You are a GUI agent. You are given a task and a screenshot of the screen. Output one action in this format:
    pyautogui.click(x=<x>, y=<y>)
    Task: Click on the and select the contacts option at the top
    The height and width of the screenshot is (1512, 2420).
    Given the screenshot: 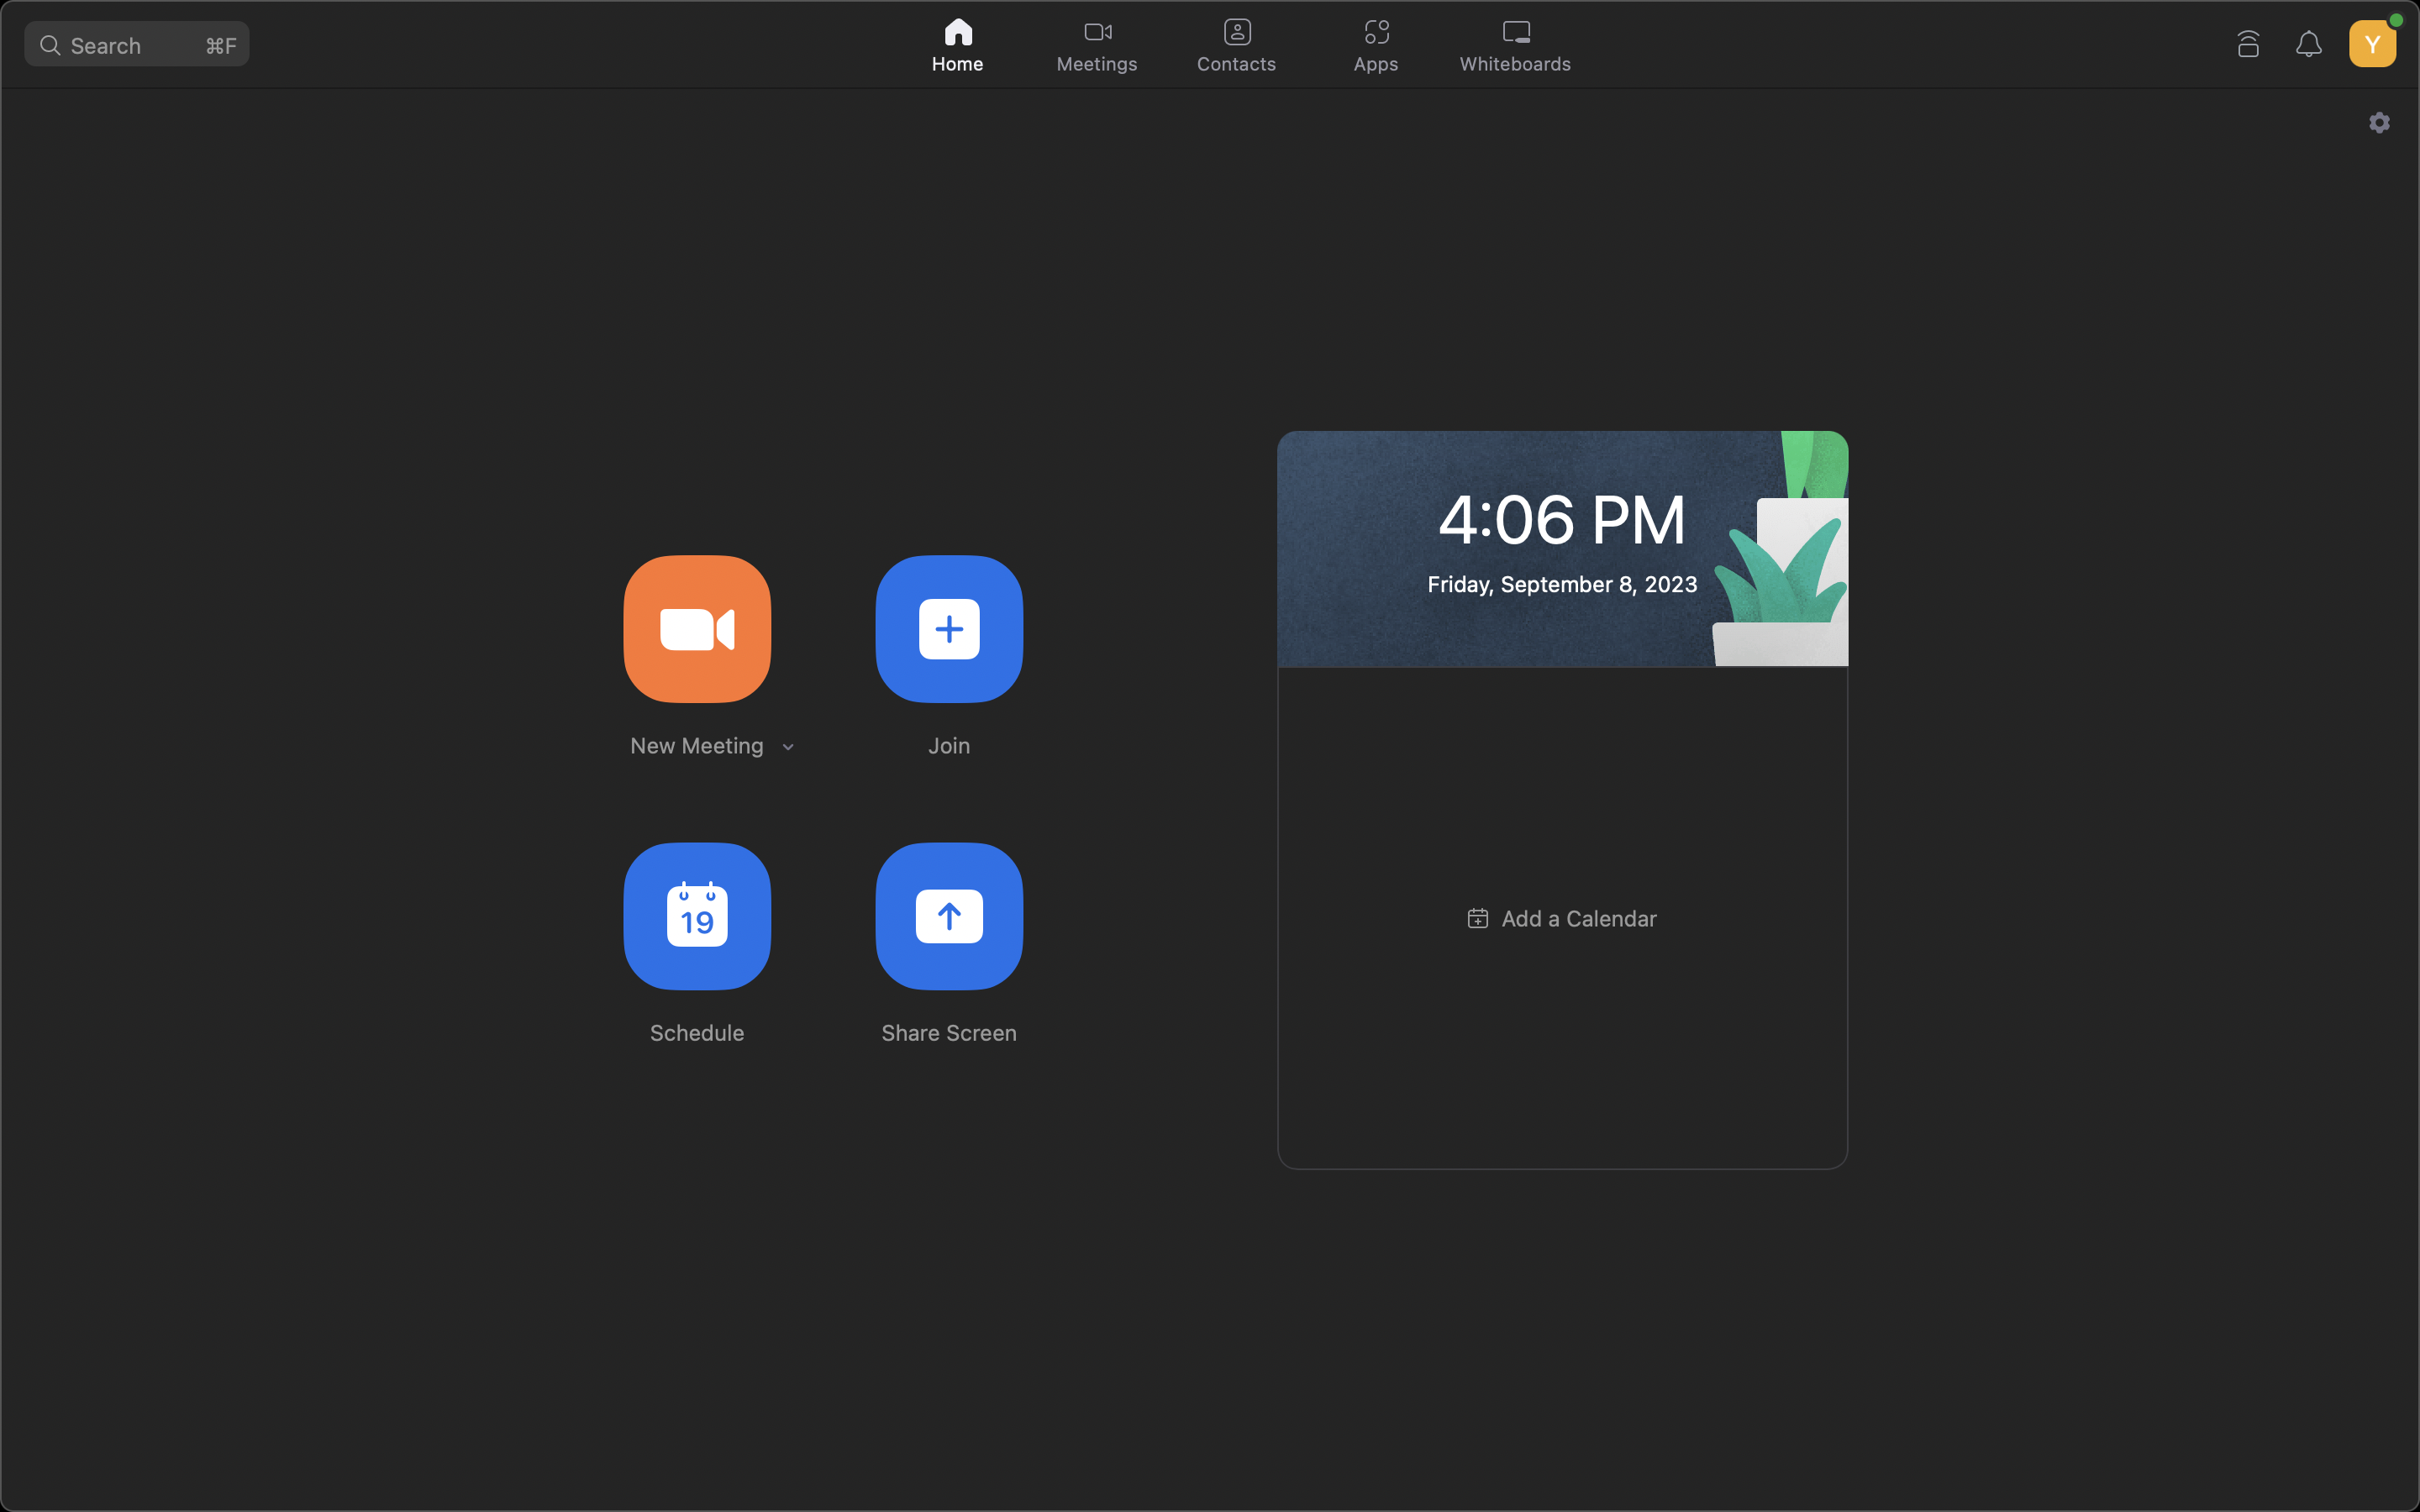 What is the action you would take?
    pyautogui.click(x=1234, y=41)
    